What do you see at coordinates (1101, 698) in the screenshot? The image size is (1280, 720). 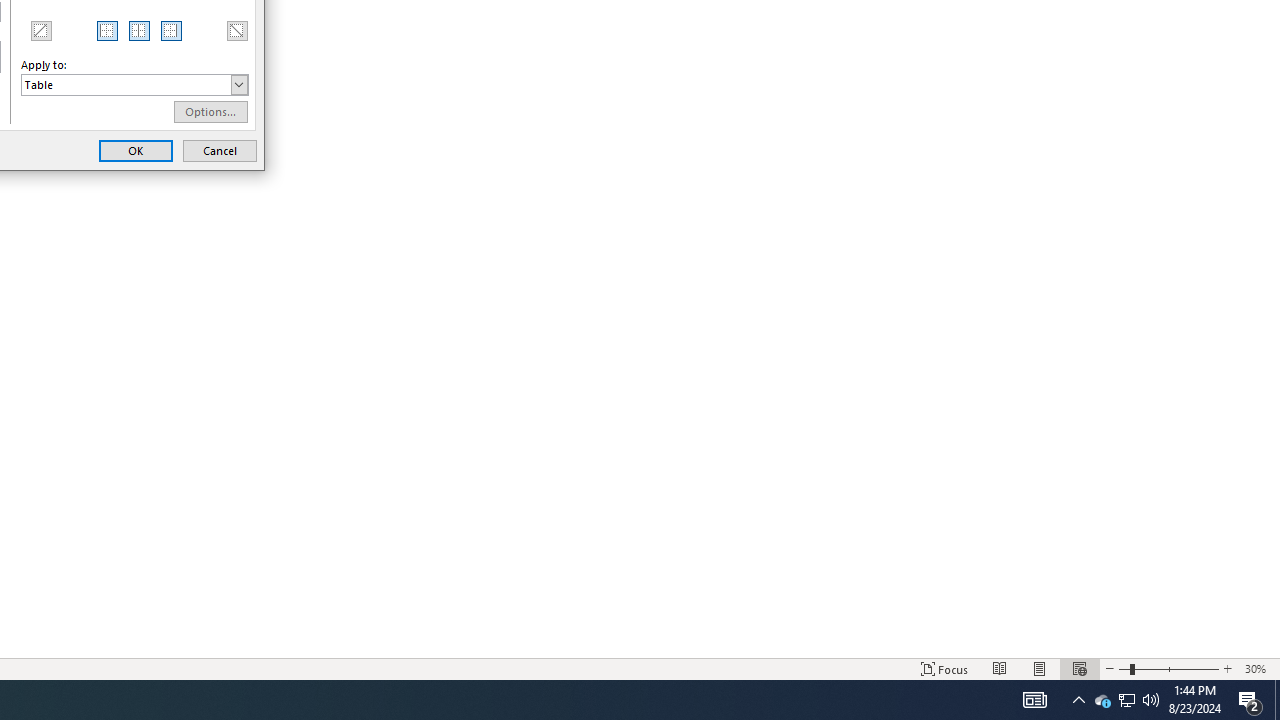 I see `'Zoom Out'` at bounding box center [1101, 698].